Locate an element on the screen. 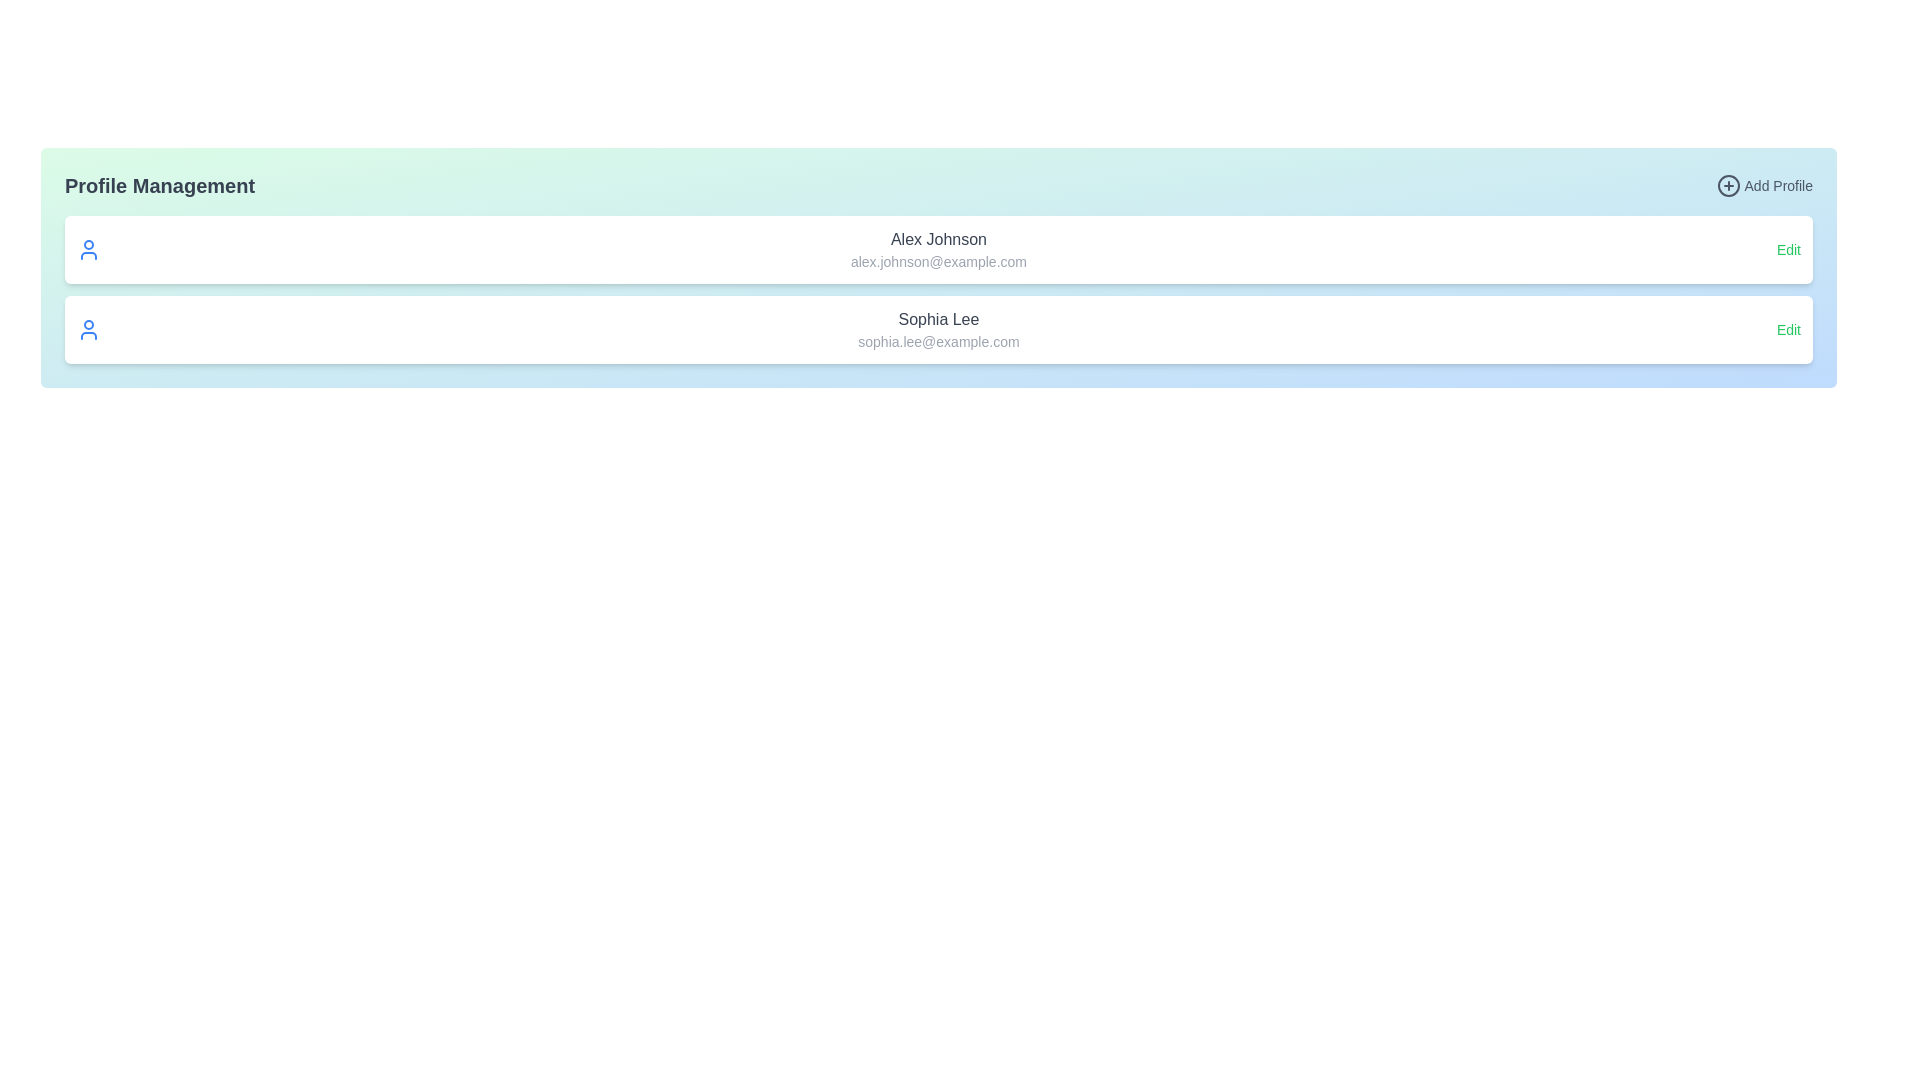 This screenshot has height=1080, width=1920. the static text label displaying the email address of the user, which is located directly below 'Sophia Lee' in the user profile section is located at coordinates (937, 341).